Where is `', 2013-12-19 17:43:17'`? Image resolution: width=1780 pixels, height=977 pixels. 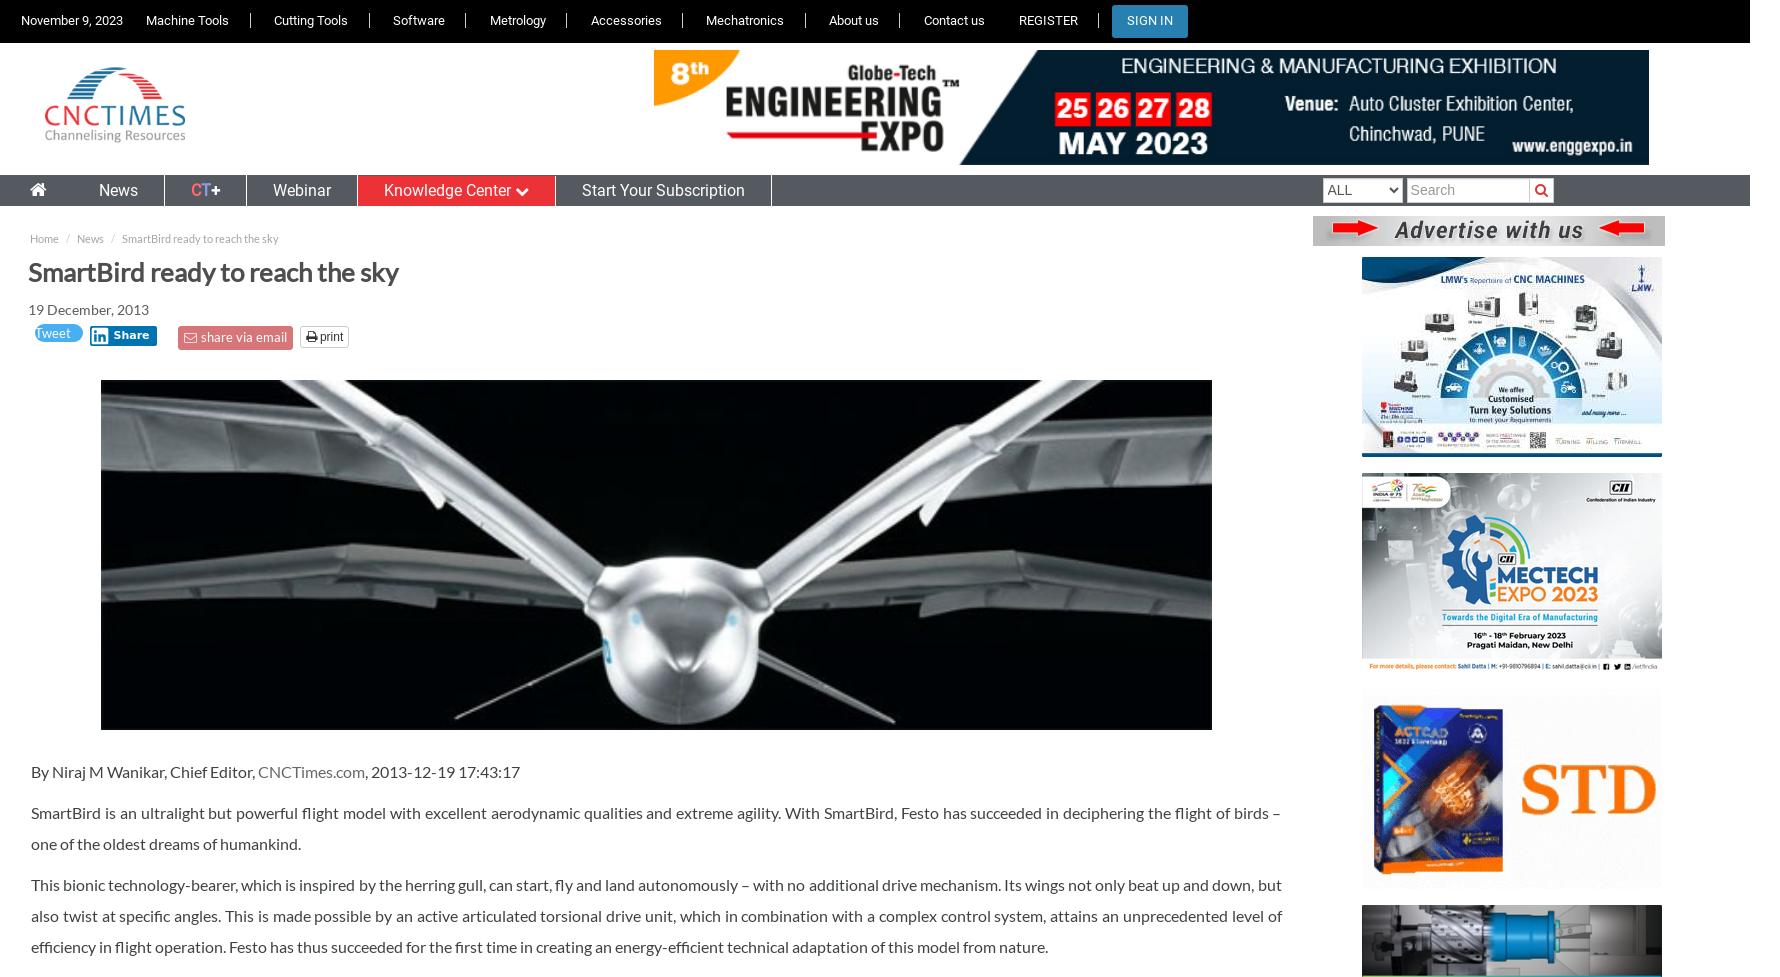
', 2013-12-19 17:43:17' is located at coordinates (441, 770).